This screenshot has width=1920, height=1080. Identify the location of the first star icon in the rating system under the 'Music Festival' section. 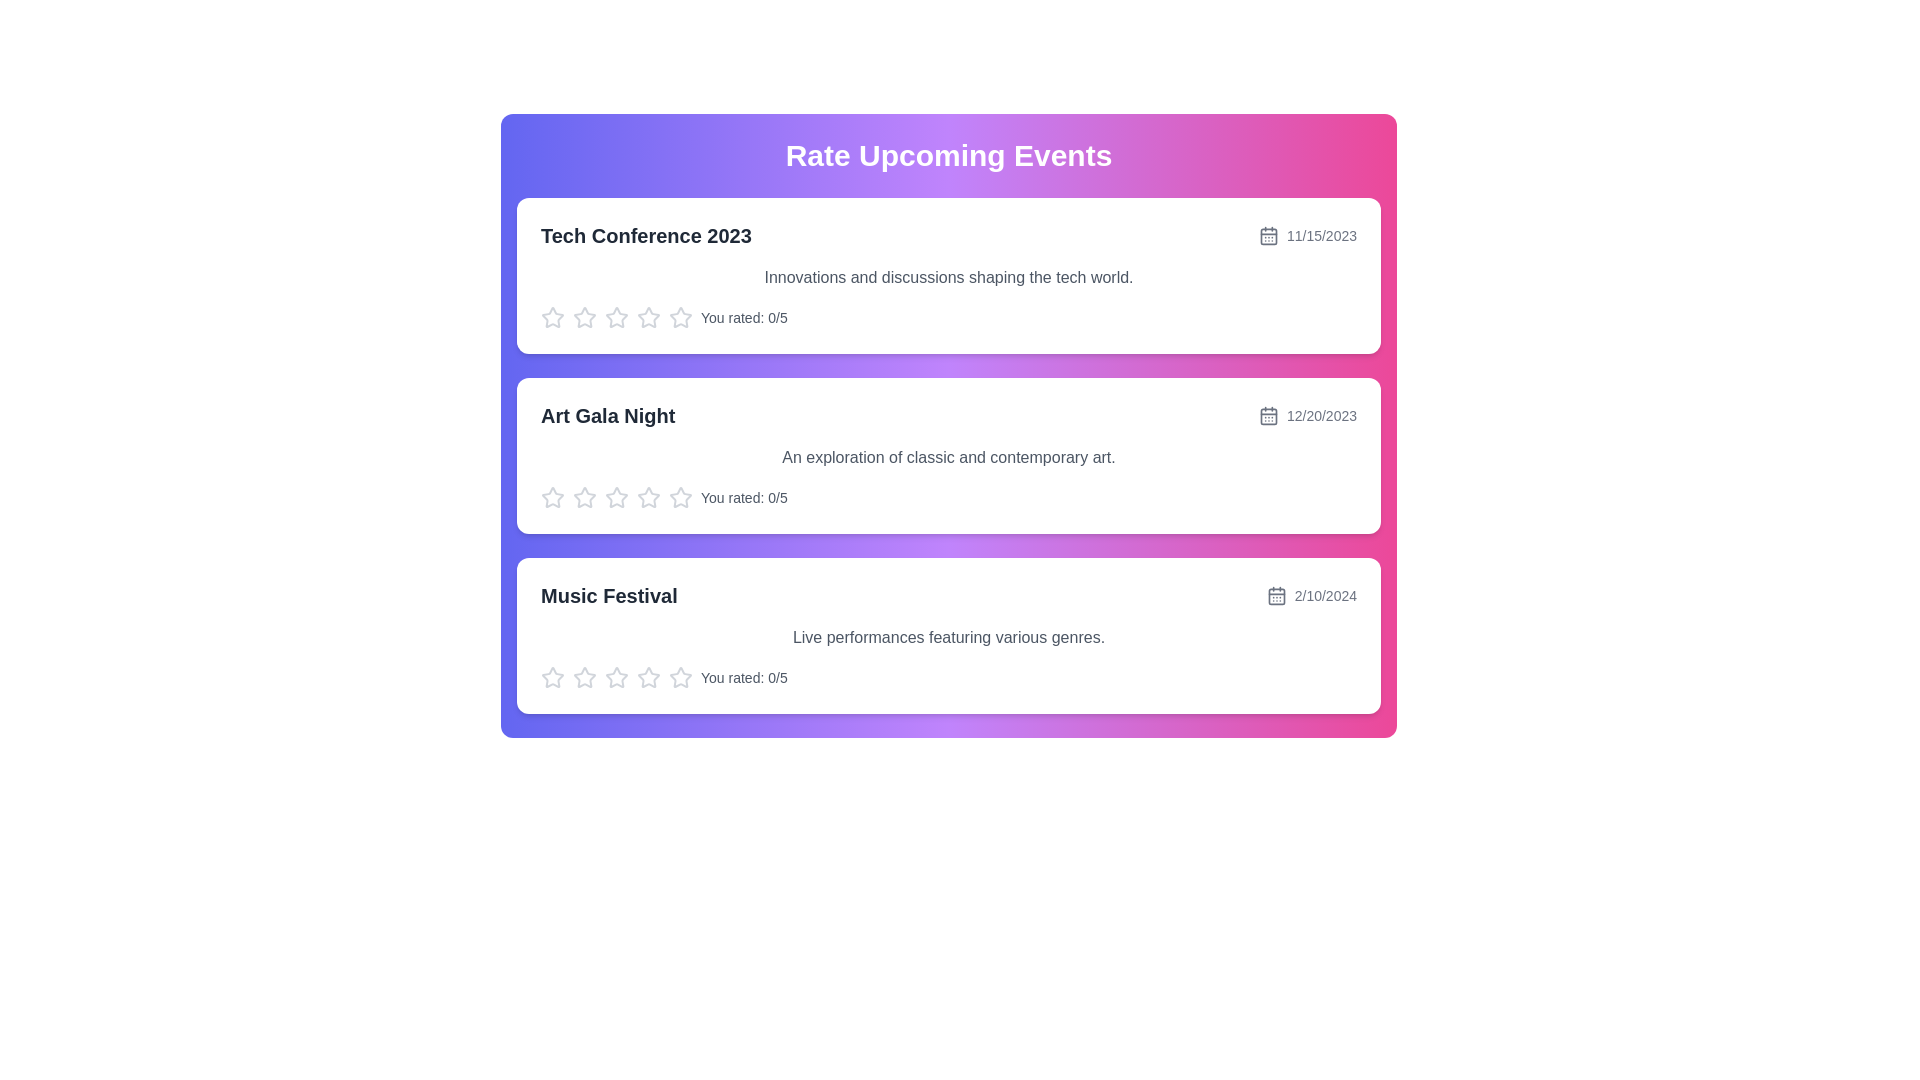
(681, 676).